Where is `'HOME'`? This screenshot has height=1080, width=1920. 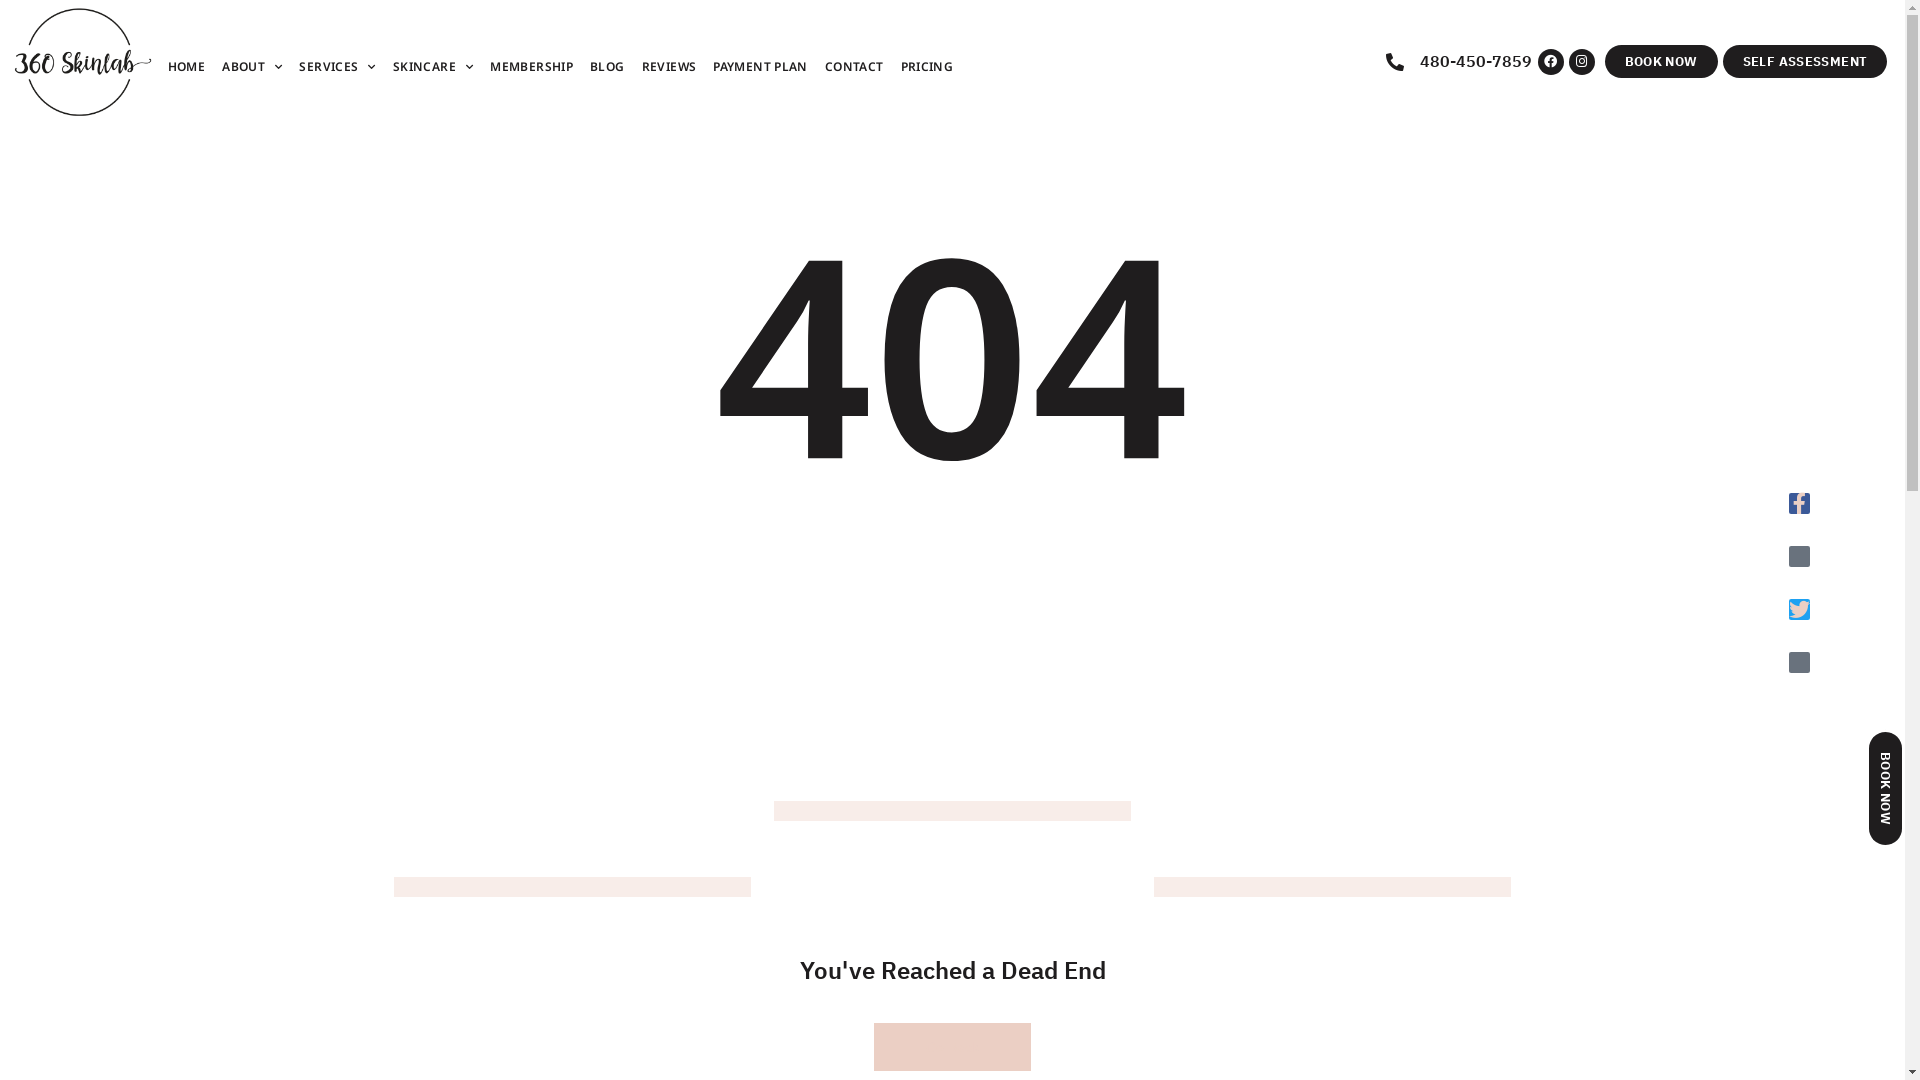 'HOME' is located at coordinates (187, 65).